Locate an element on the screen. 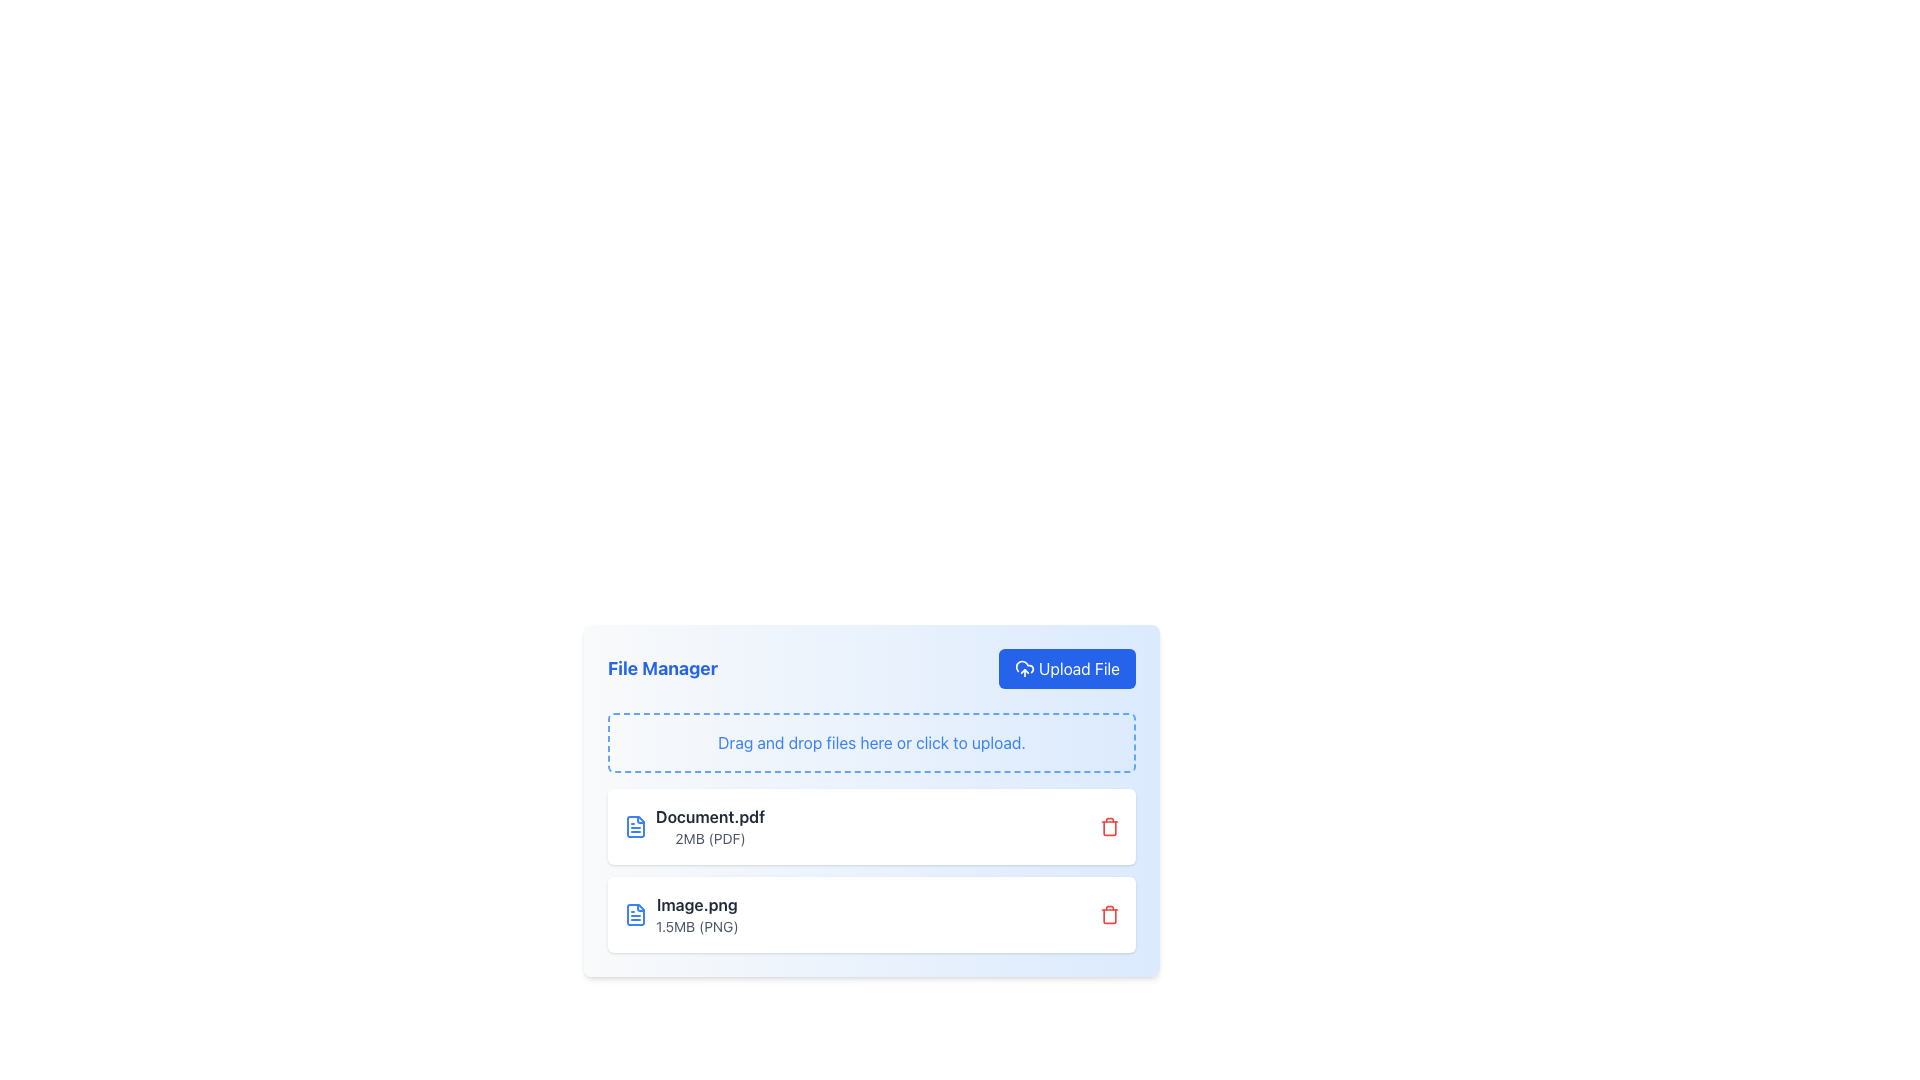 This screenshot has width=1920, height=1080. the red trash icon located on the right side of the file entry labeled 'Image.png 1.5MB (PNG)' is located at coordinates (1108, 914).